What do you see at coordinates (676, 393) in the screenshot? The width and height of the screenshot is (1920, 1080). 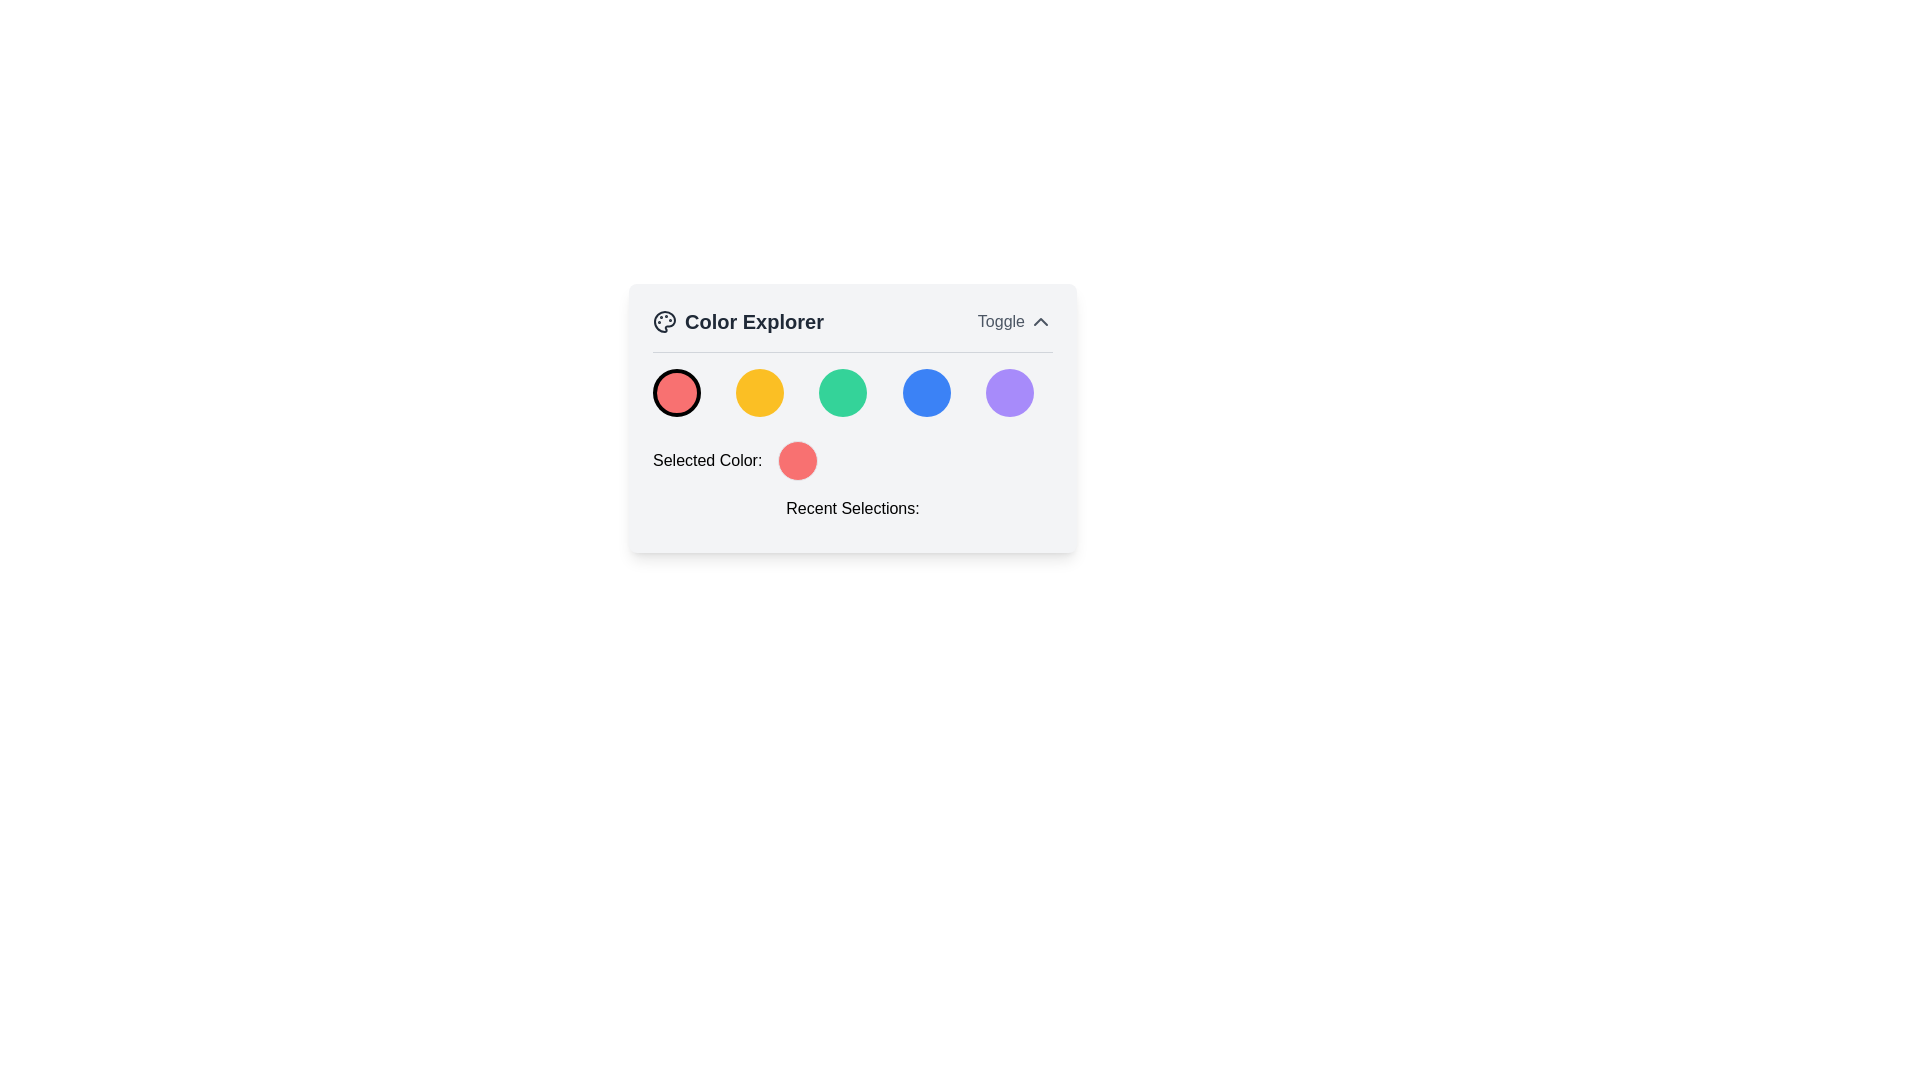 I see `the first circular button for selecting the color red located under the 'Color Explorer' title` at bounding box center [676, 393].